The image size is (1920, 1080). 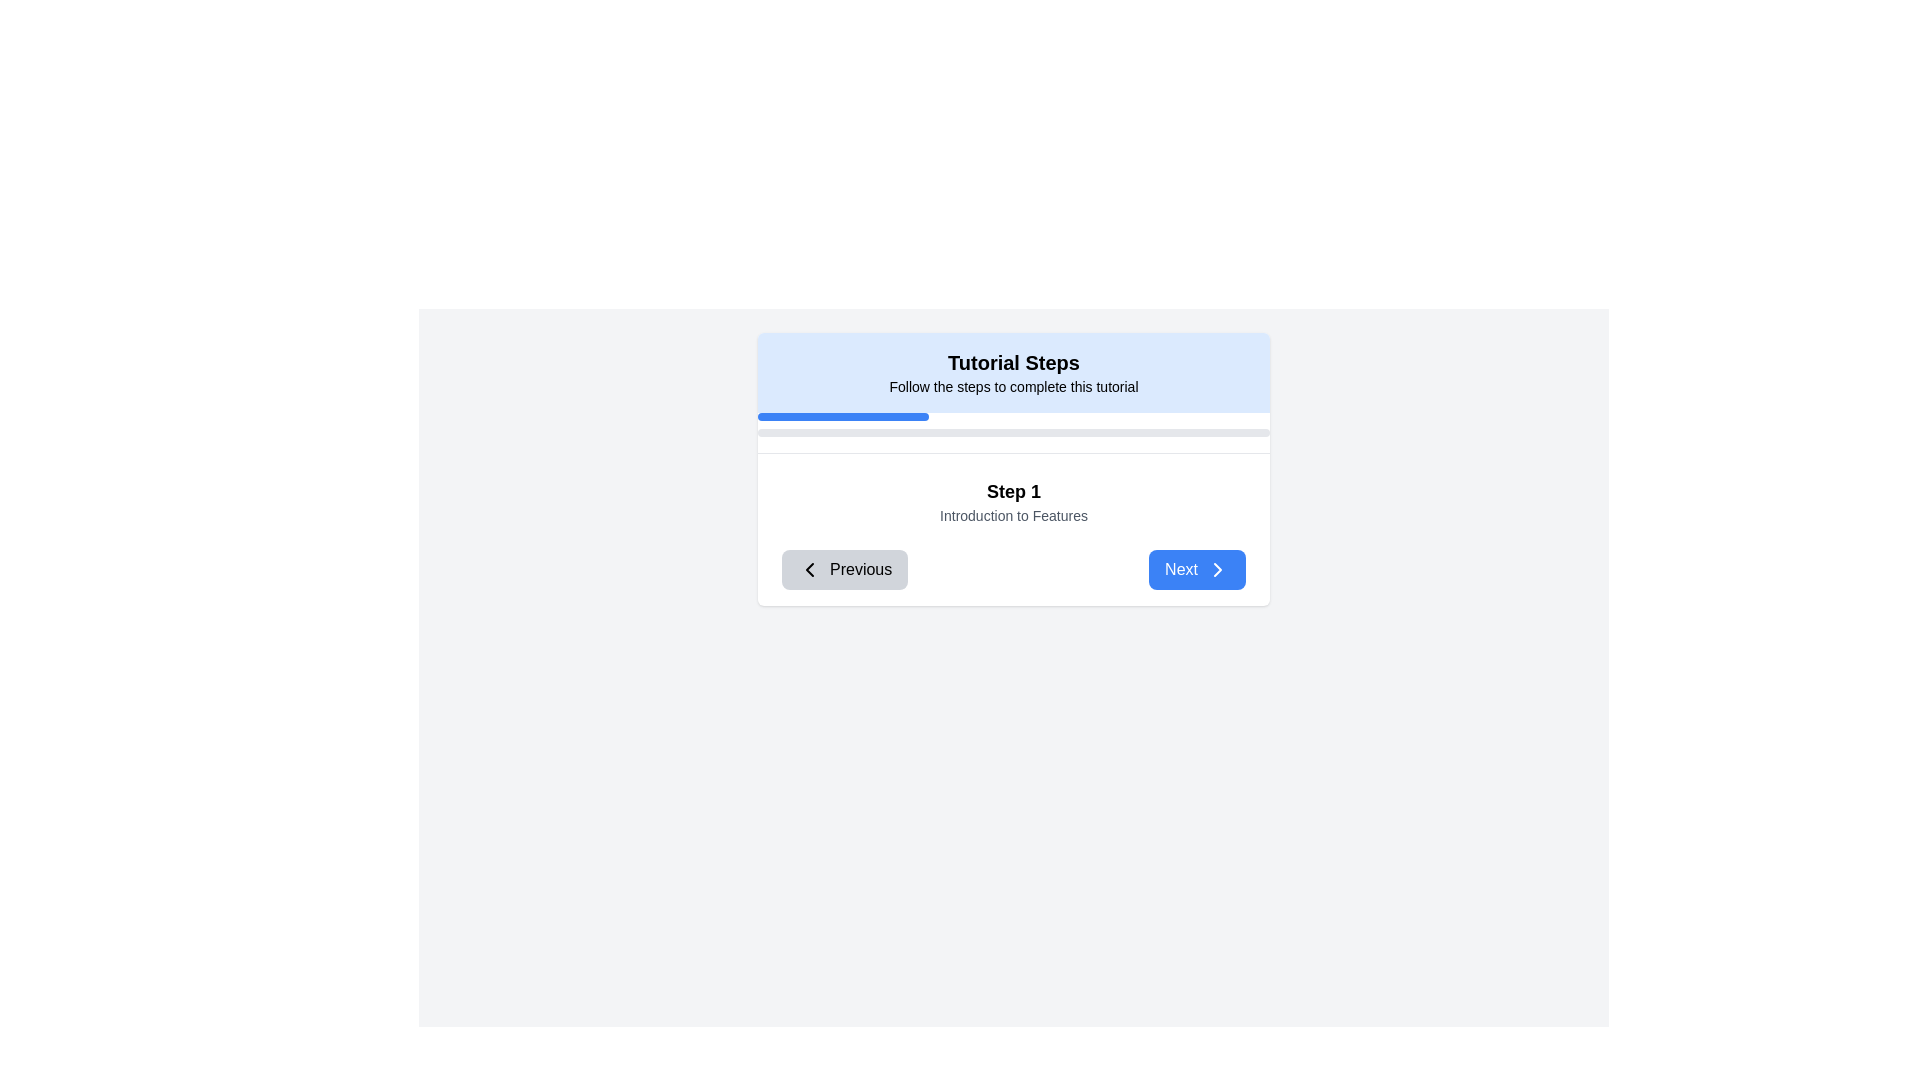 I want to click on the left-pointing arrow SVG graphic within the 'Previous' button located at the bottom left of the tutorial steps interface, so click(x=810, y=570).